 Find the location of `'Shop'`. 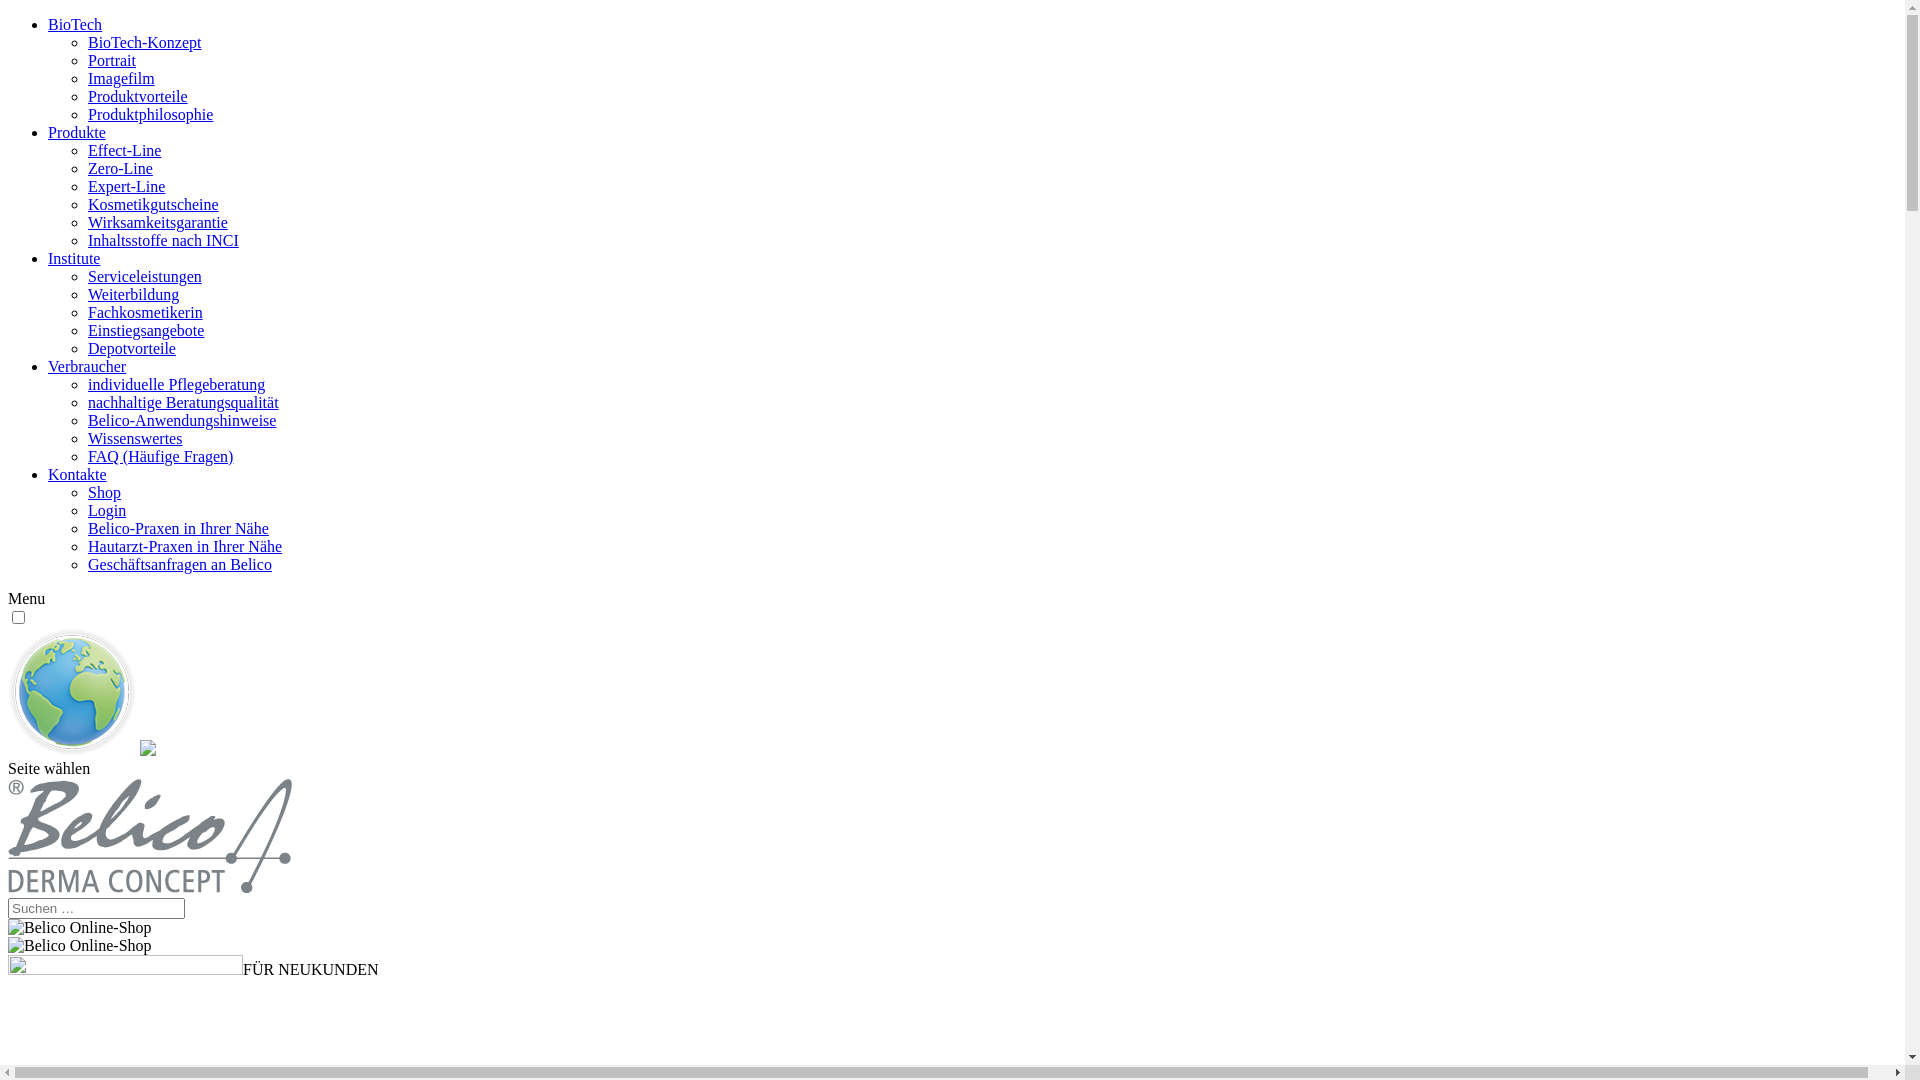

'Shop' is located at coordinates (86, 492).